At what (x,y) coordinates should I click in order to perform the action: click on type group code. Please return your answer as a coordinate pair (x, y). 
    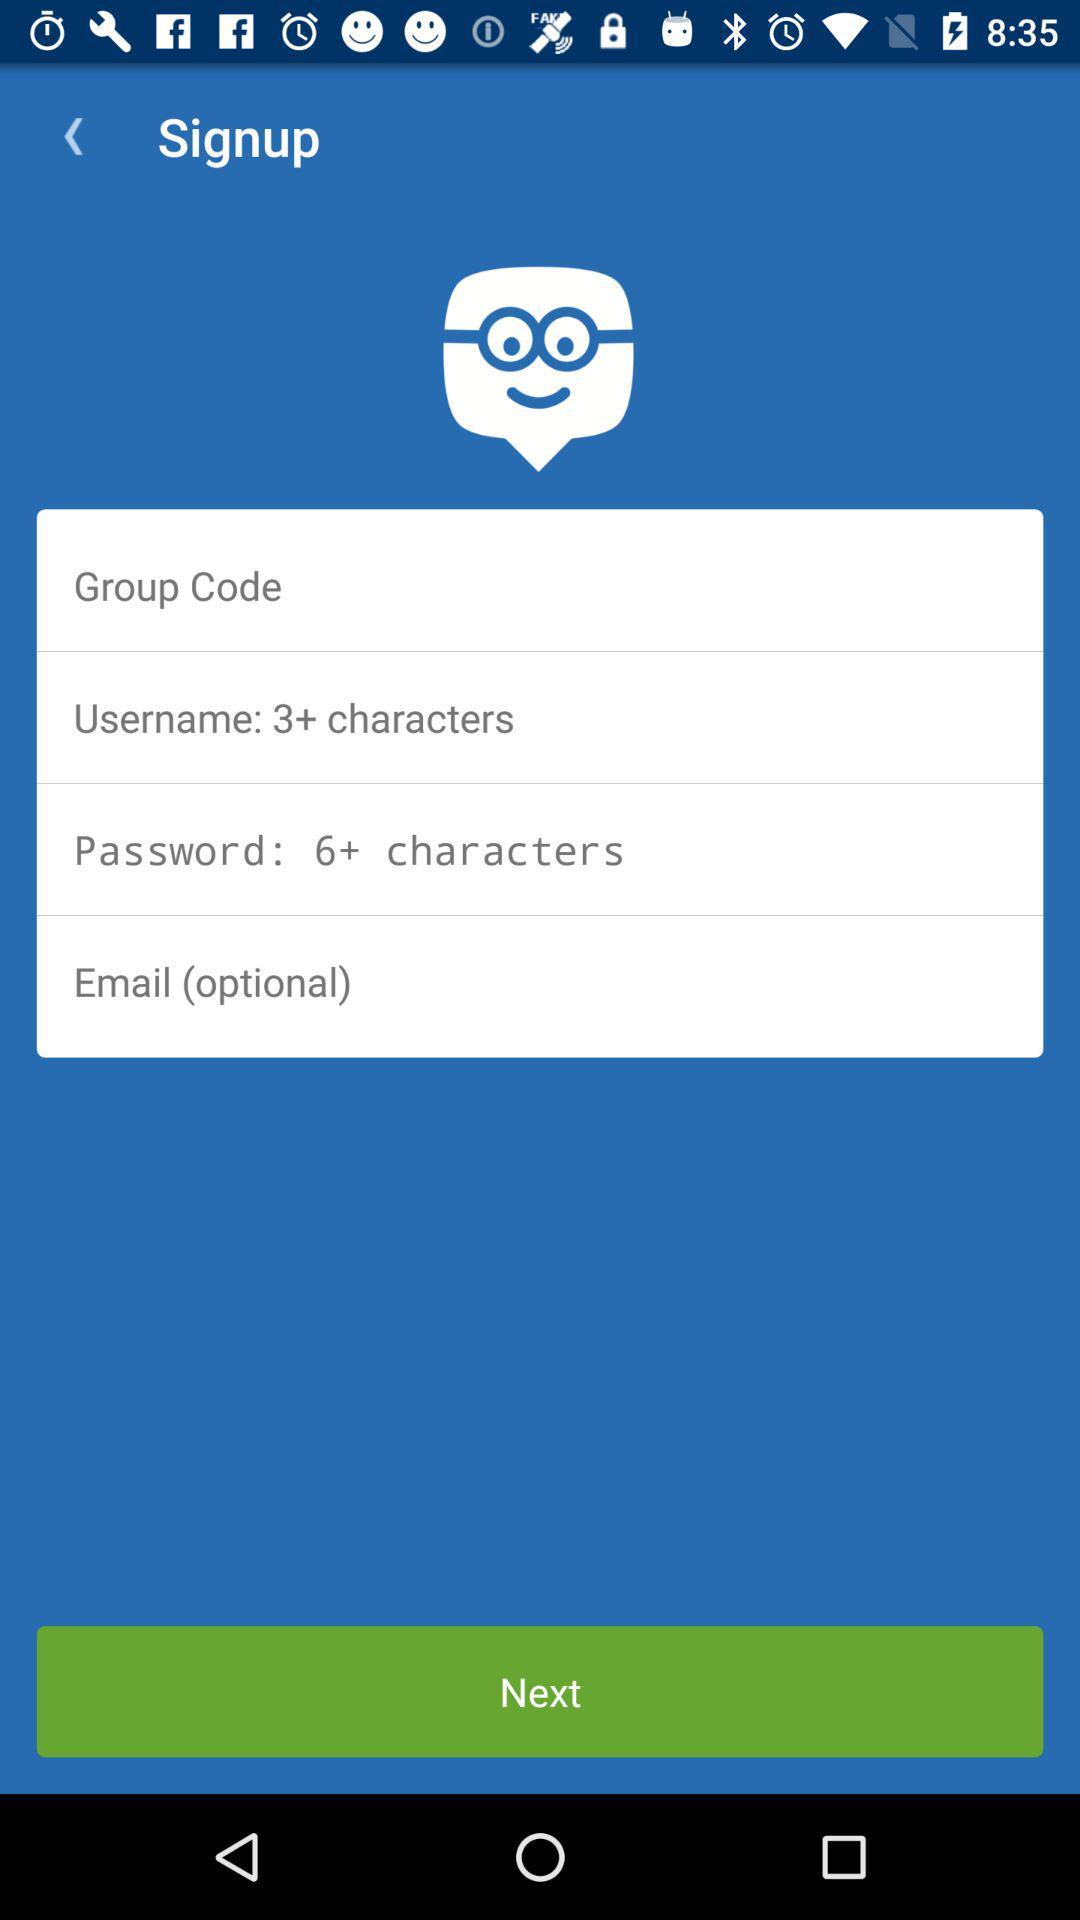
    Looking at the image, I should click on (540, 584).